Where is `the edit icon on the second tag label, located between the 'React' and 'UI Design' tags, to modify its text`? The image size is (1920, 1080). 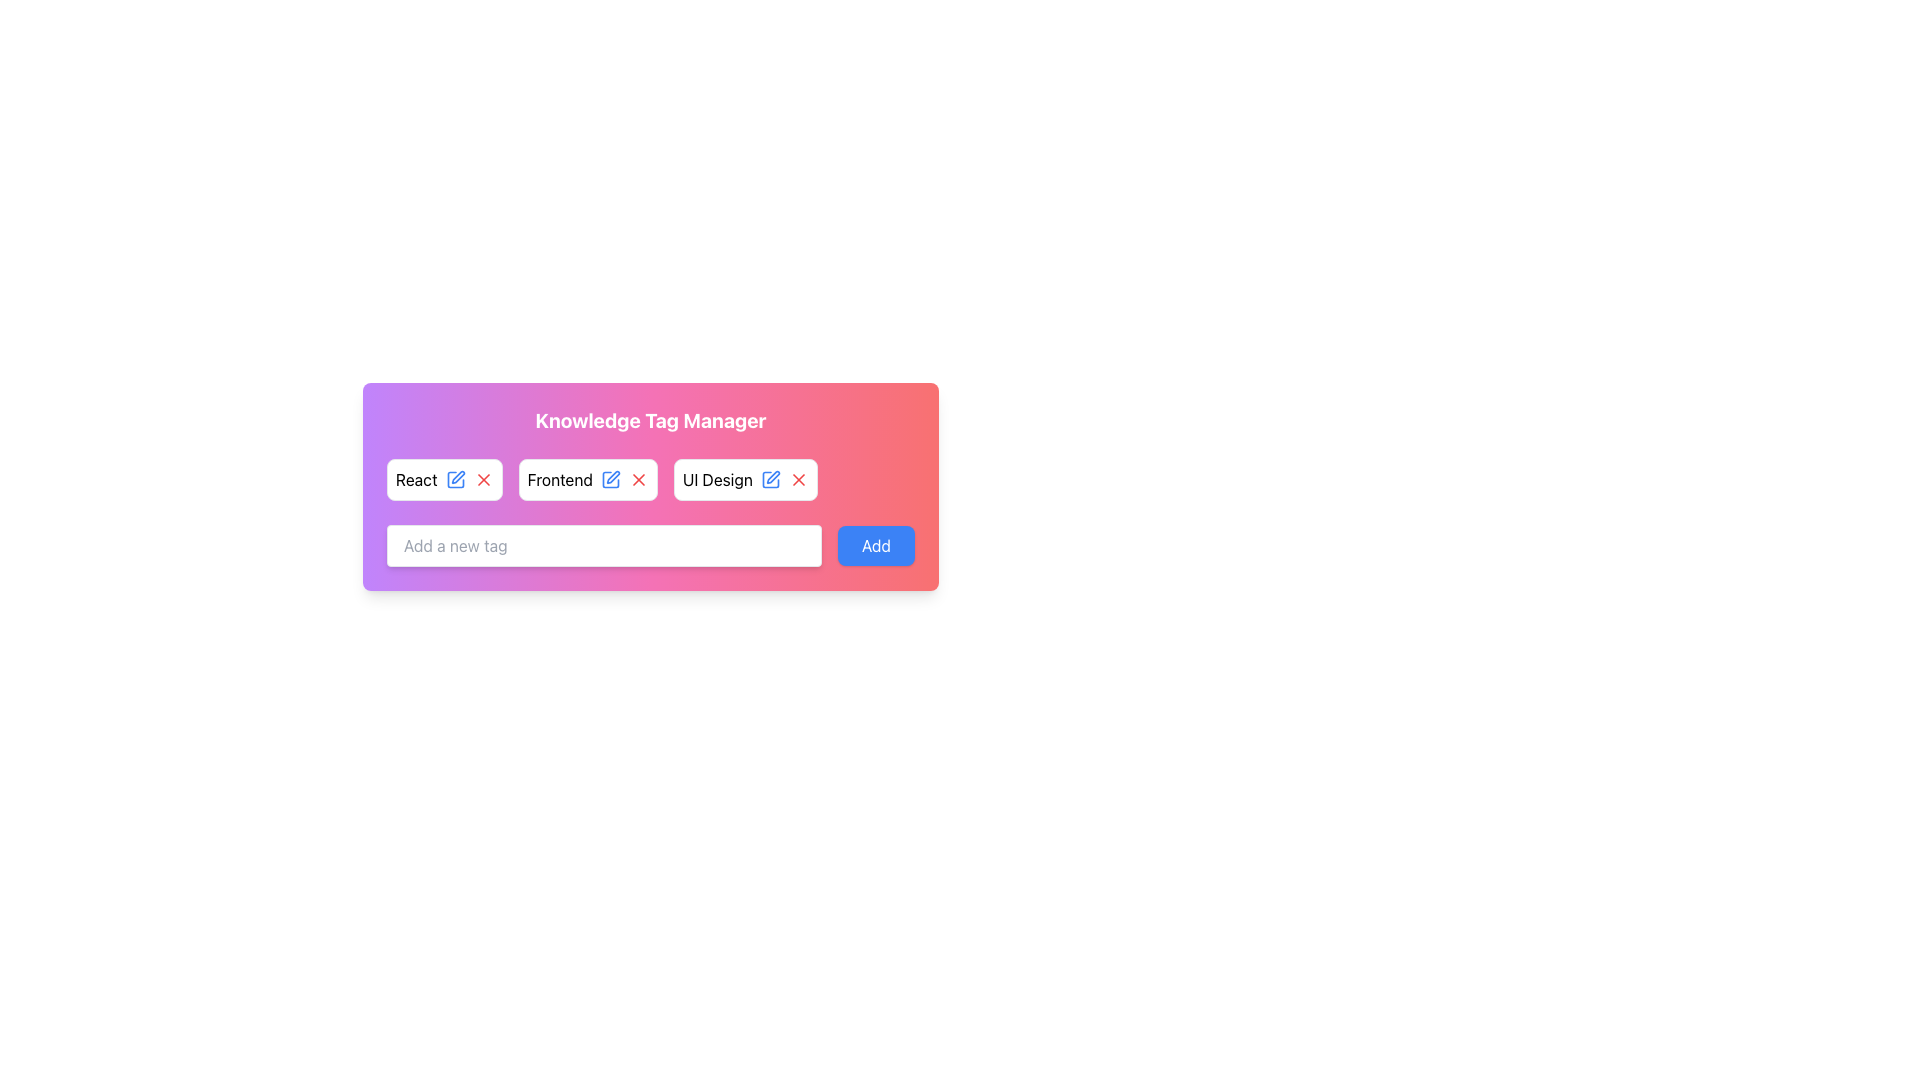
the edit icon on the second tag label, located between the 'React' and 'UI Design' tags, to modify its text is located at coordinates (587, 479).